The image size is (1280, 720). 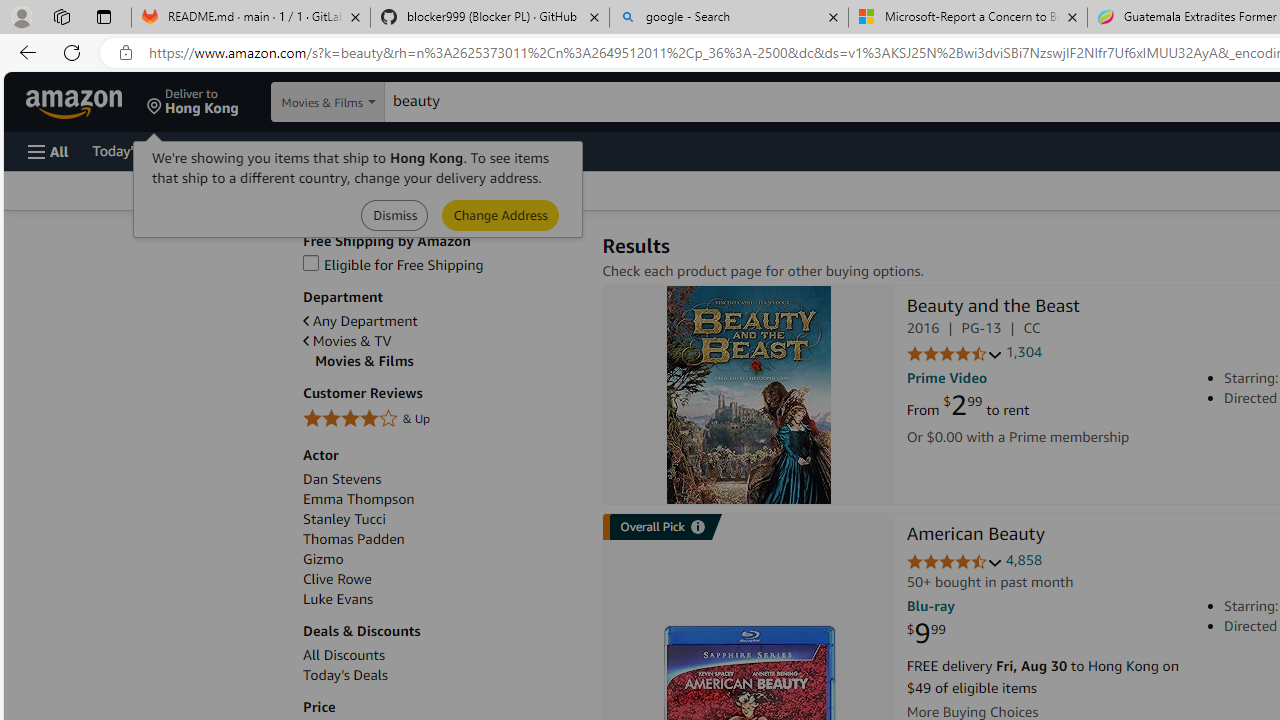 I want to click on 'google - Search', so click(x=728, y=17).